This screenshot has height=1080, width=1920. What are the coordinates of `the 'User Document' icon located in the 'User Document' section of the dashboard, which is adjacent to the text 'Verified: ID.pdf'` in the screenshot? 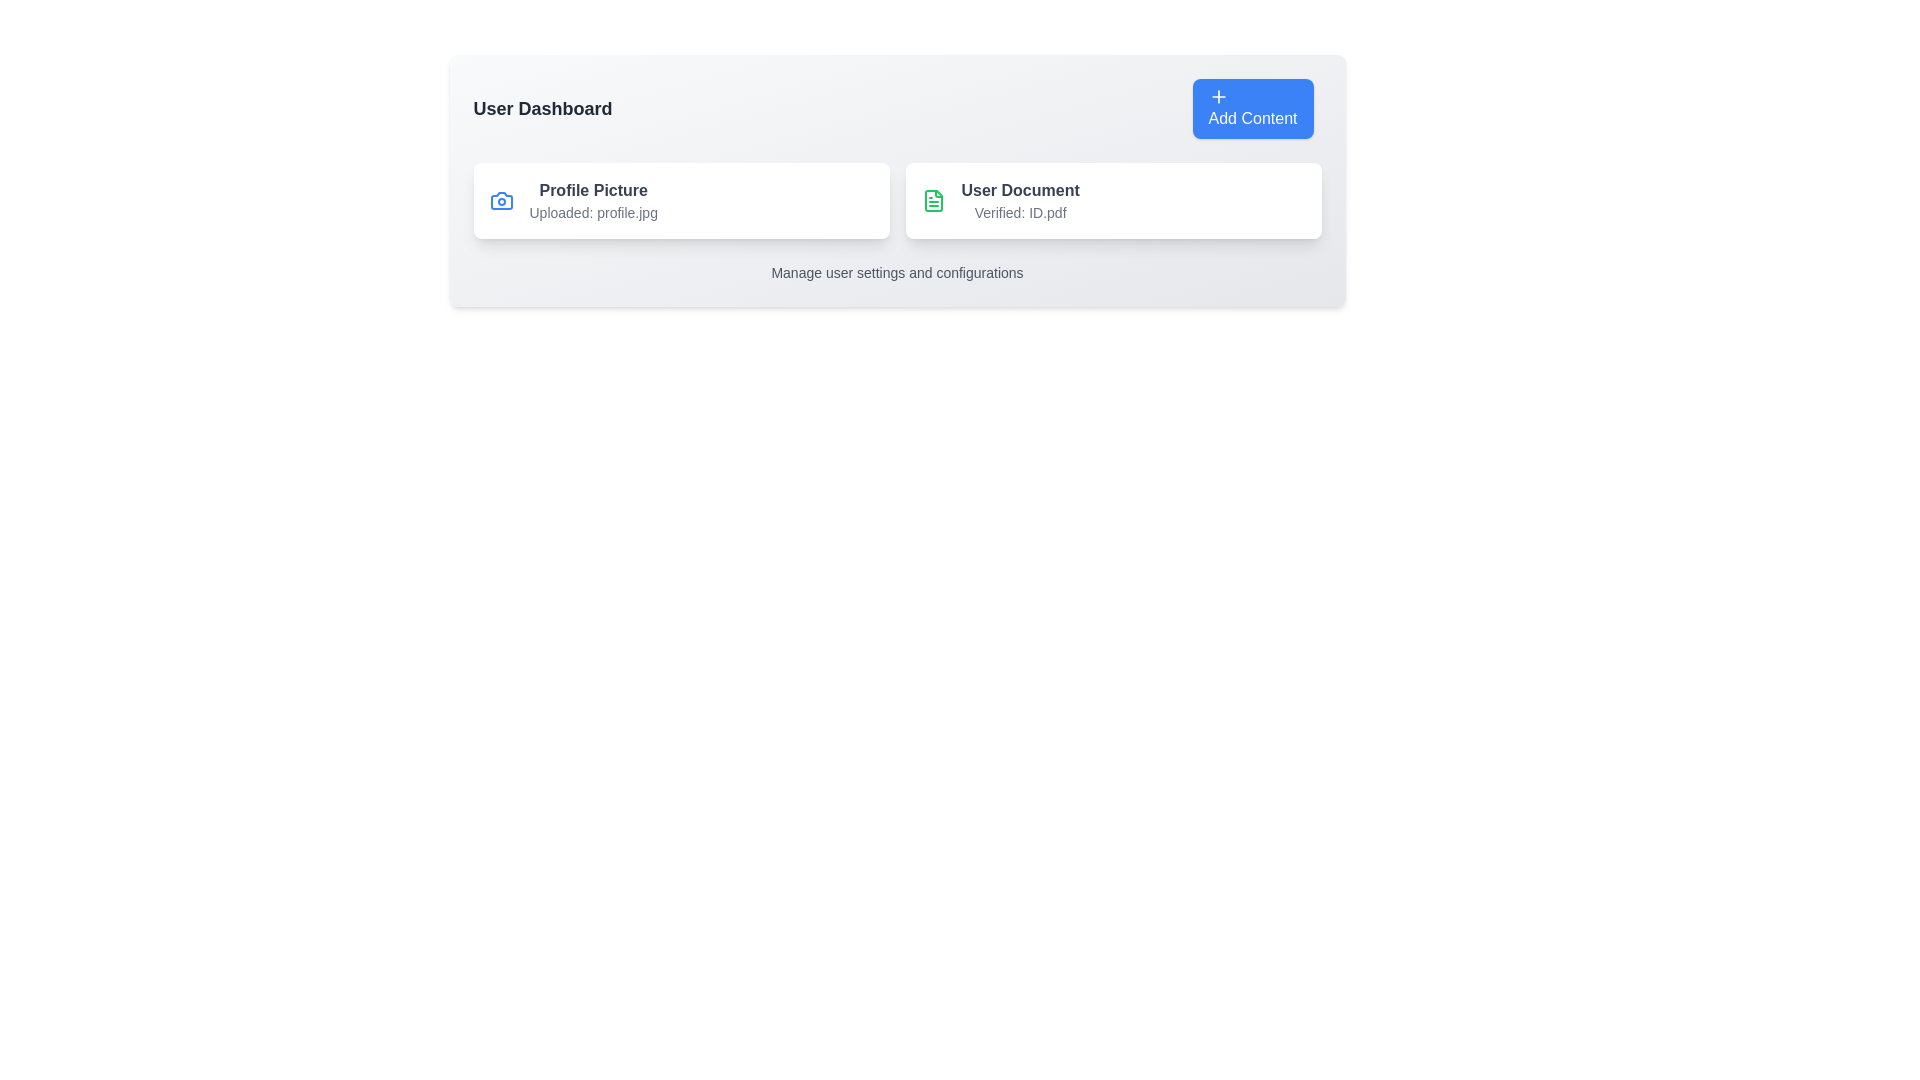 It's located at (932, 200).